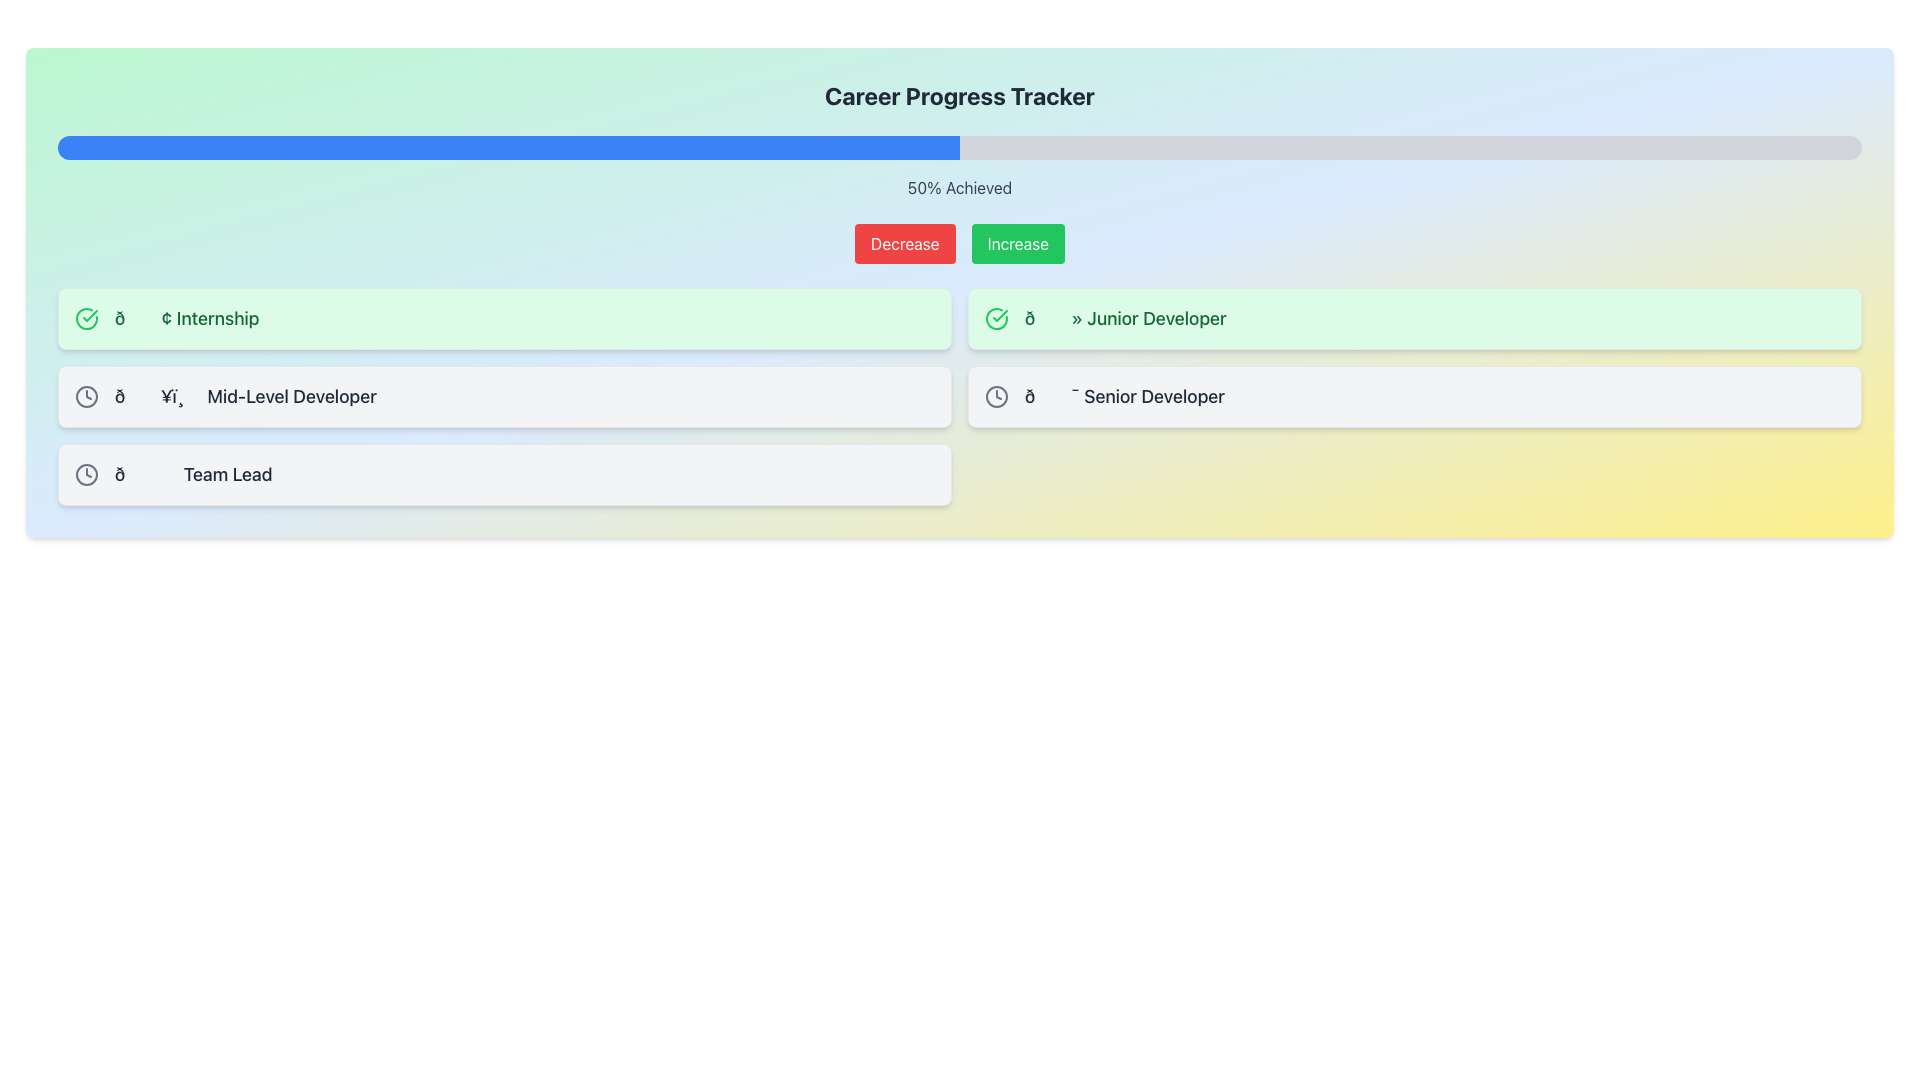 This screenshot has width=1920, height=1080. I want to click on the vibrant red 'Decrease' button with rounded corners, which displays the text 'Decrease' in white bold font, positioned below the progress bar and to the left of the green 'Increase' button, so click(904, 242).